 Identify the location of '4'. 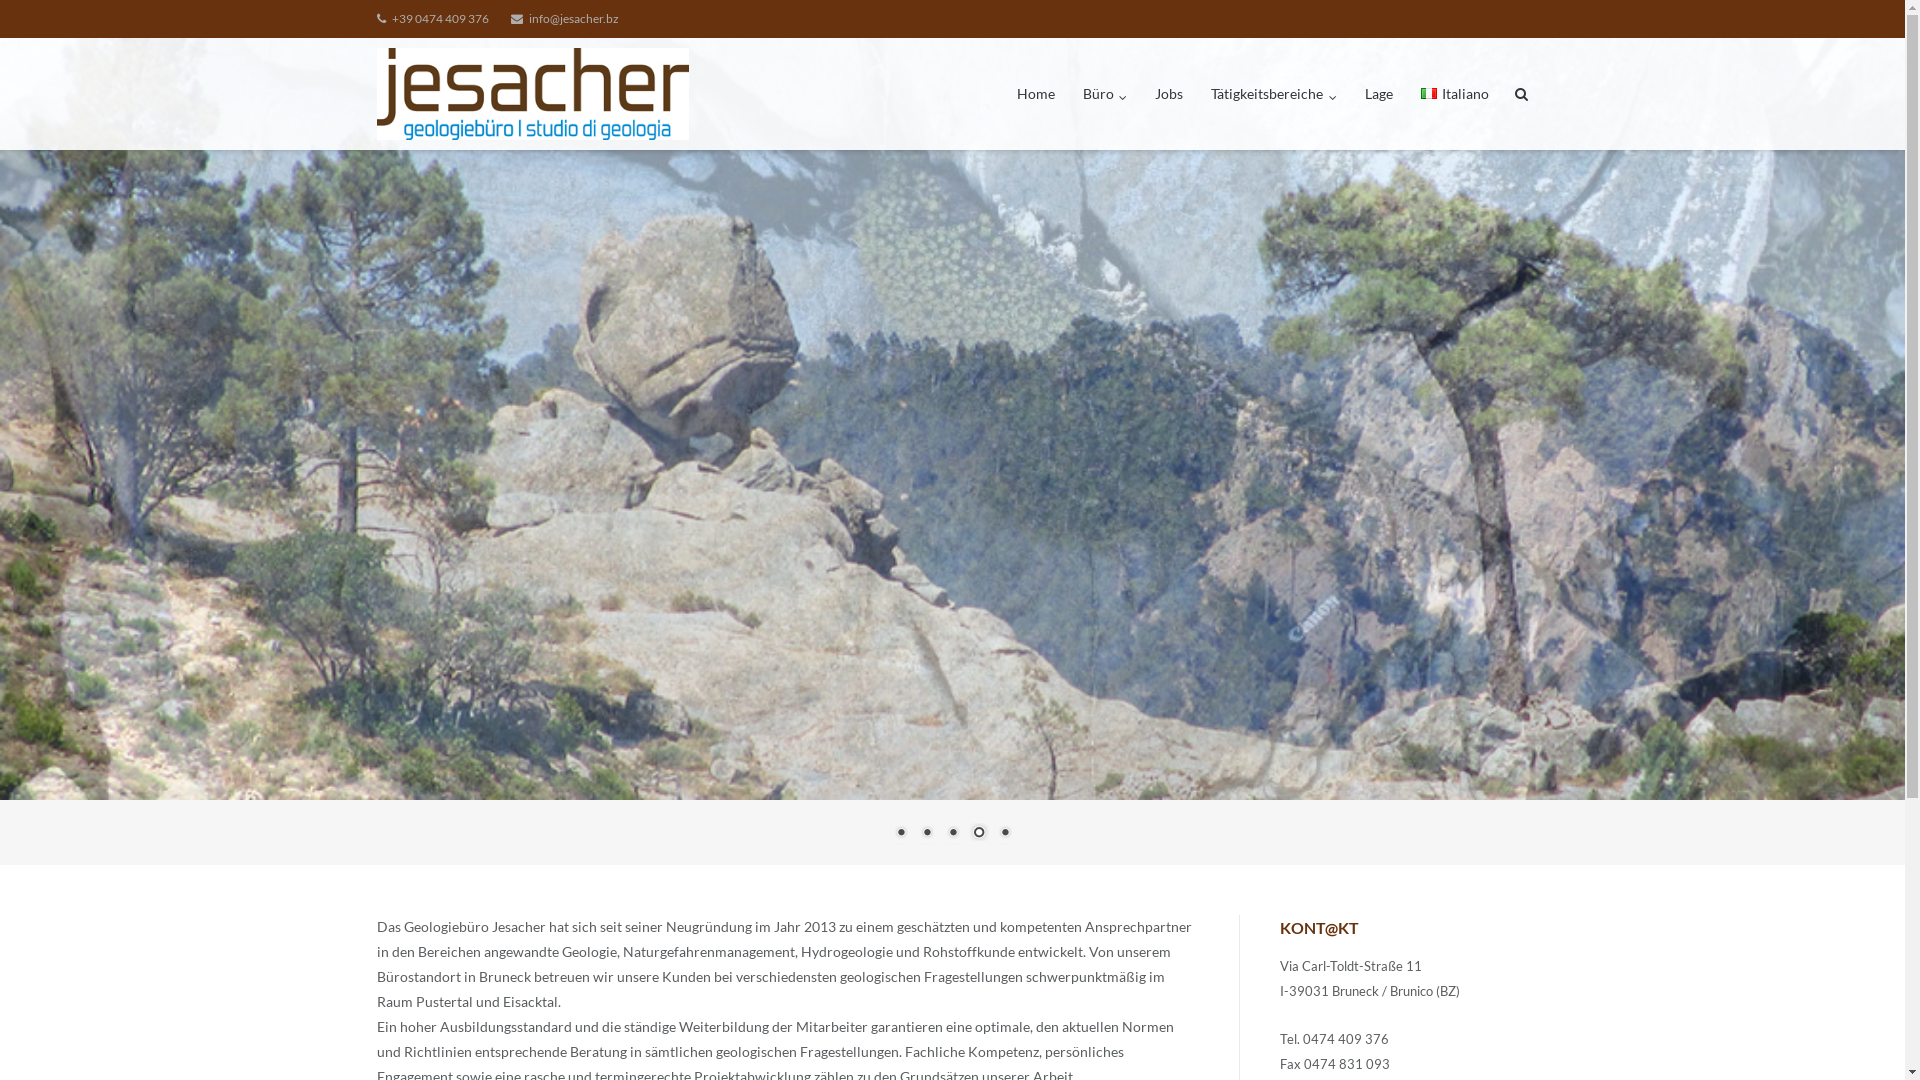
(979, 833).